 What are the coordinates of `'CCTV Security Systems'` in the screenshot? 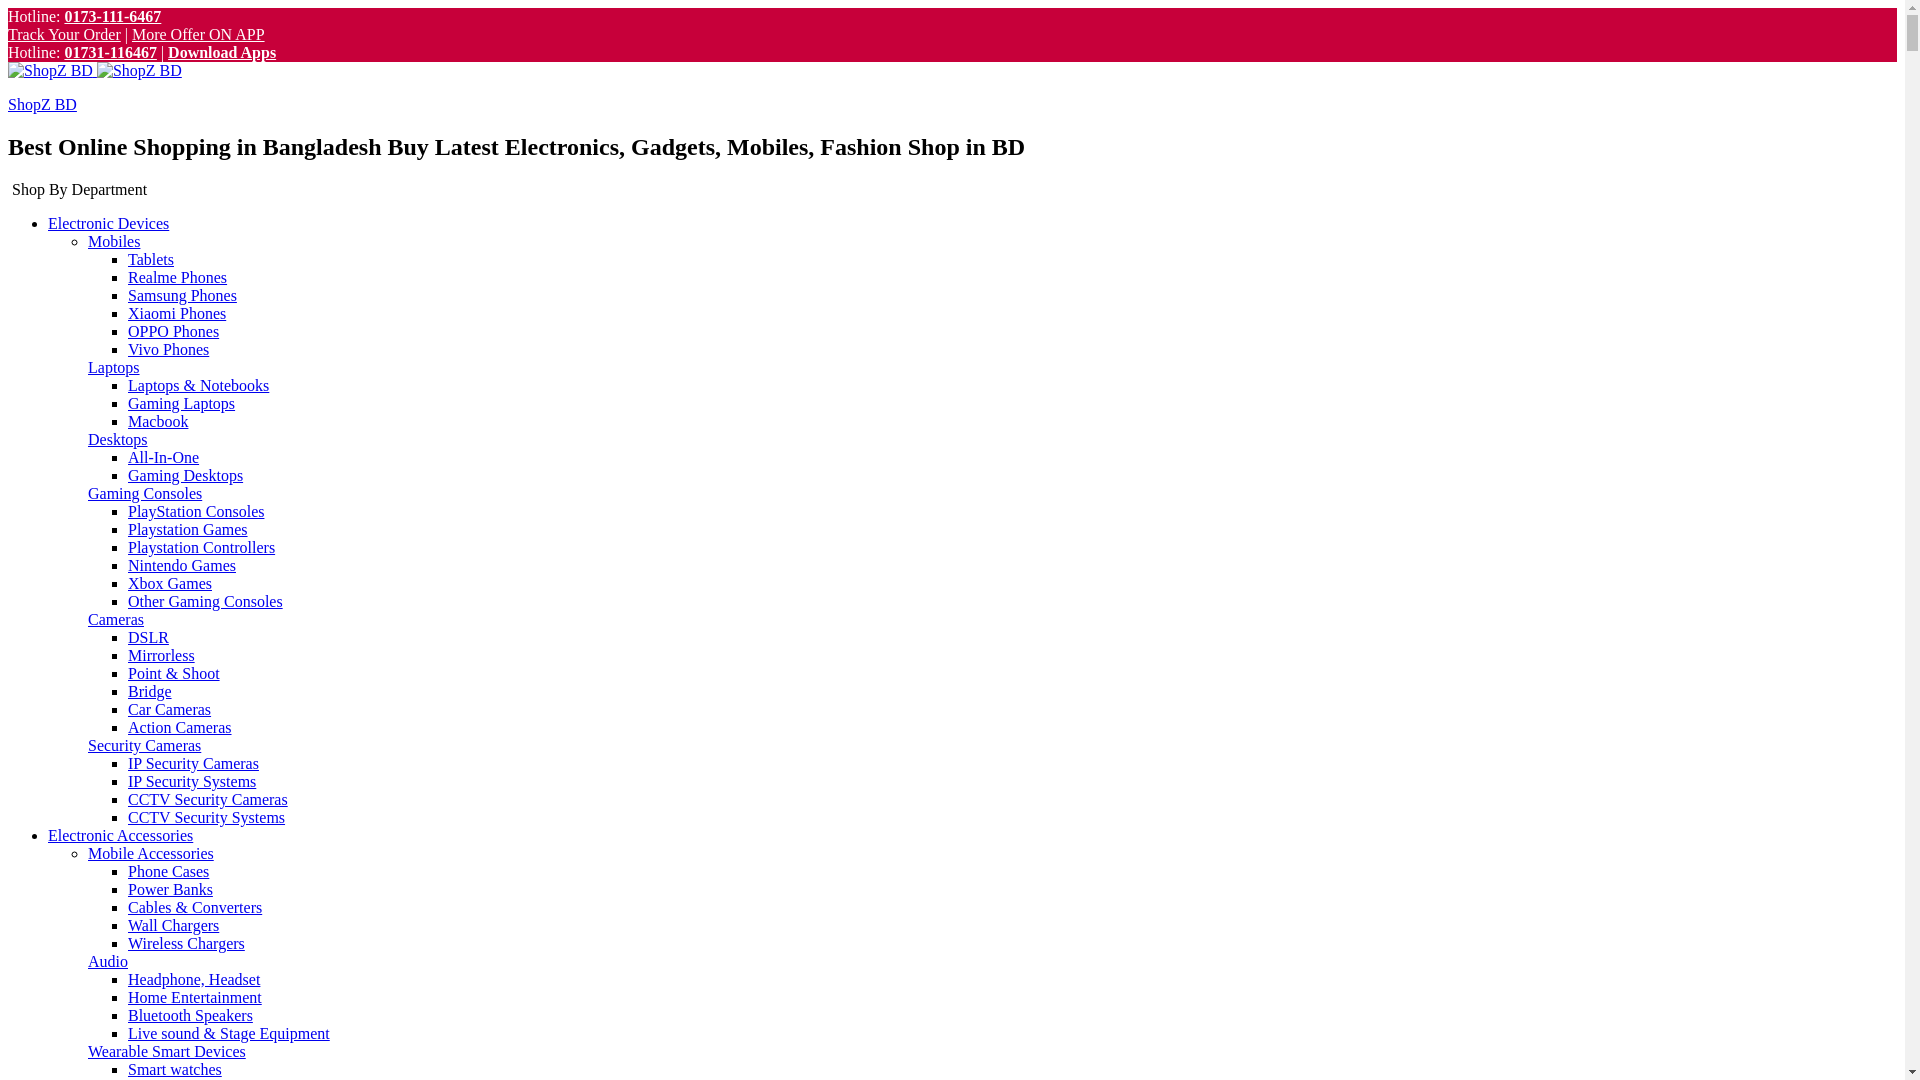 It's located at (206, 817).